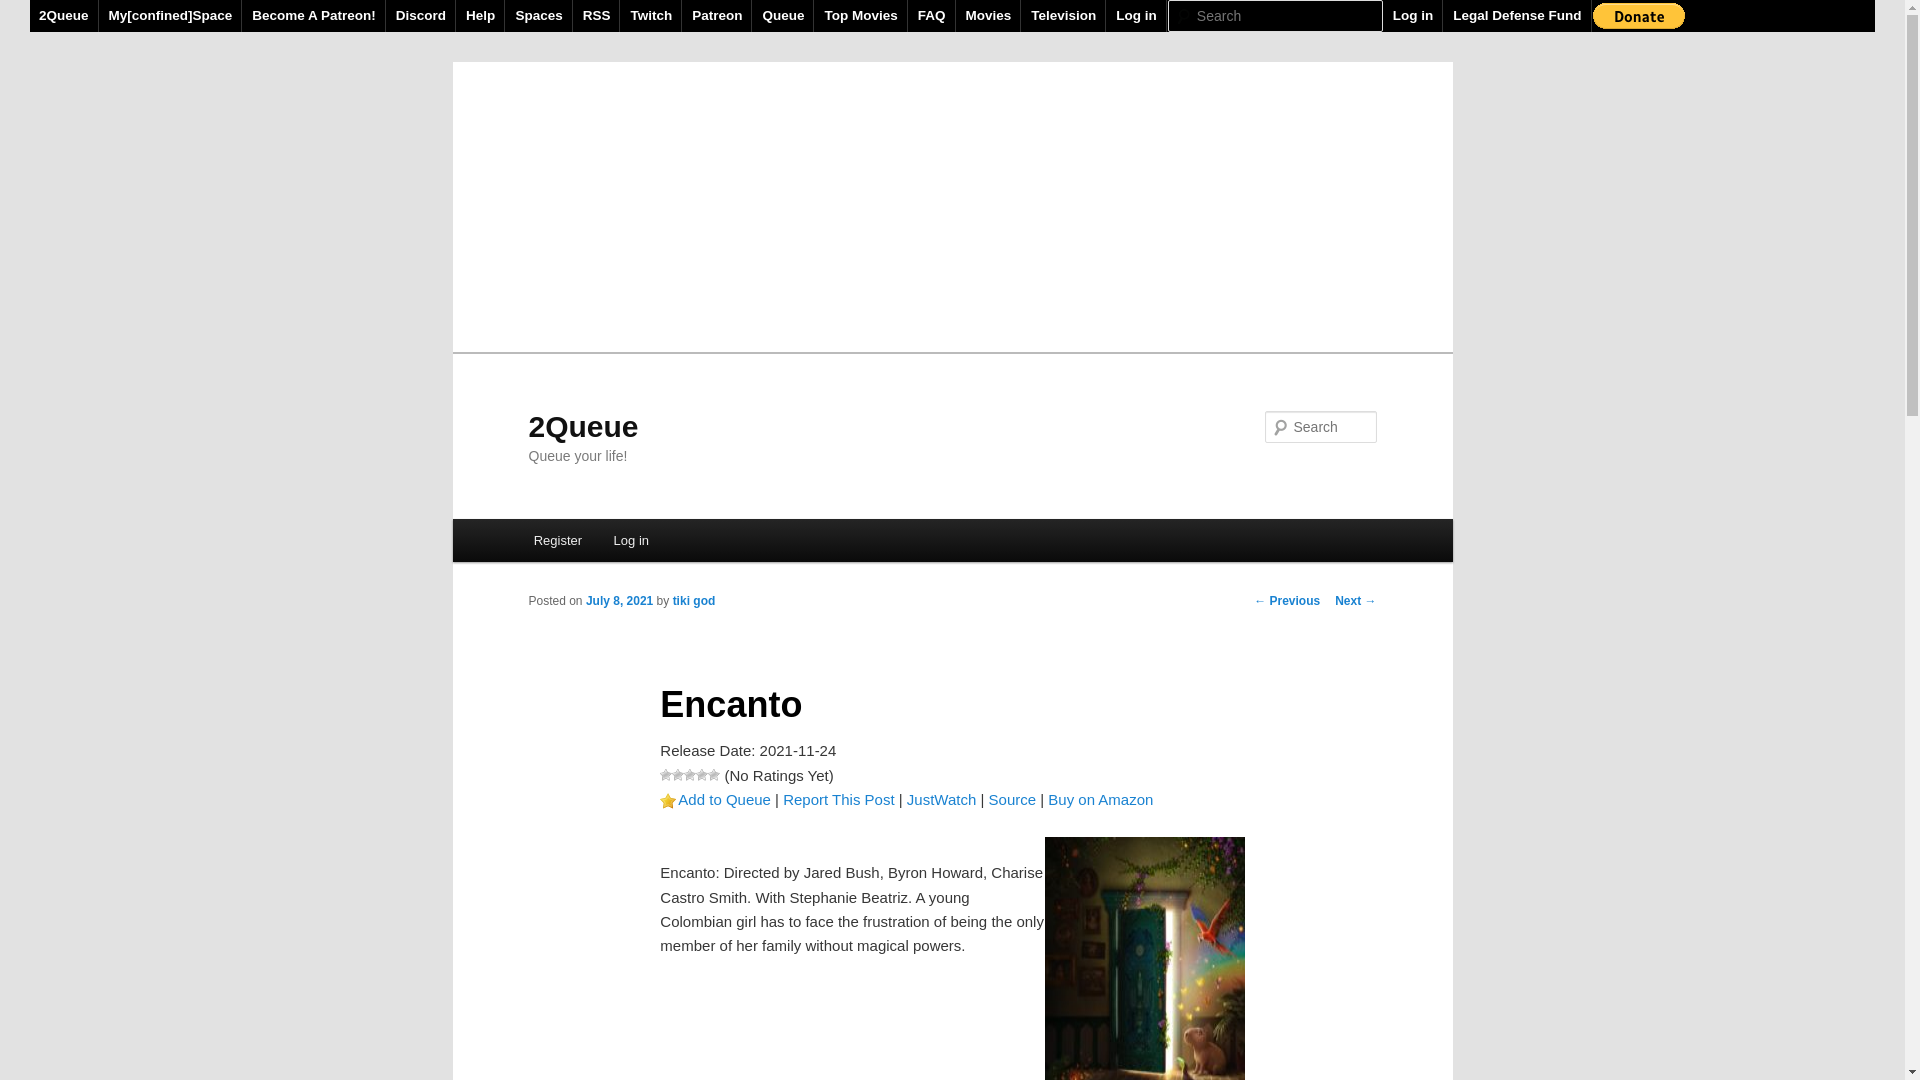 The height and width of the screenshot is (1080, 1920). Describe the element at coordinates (64, 15) in the screenshot. I see `'2Queue'` at that location.